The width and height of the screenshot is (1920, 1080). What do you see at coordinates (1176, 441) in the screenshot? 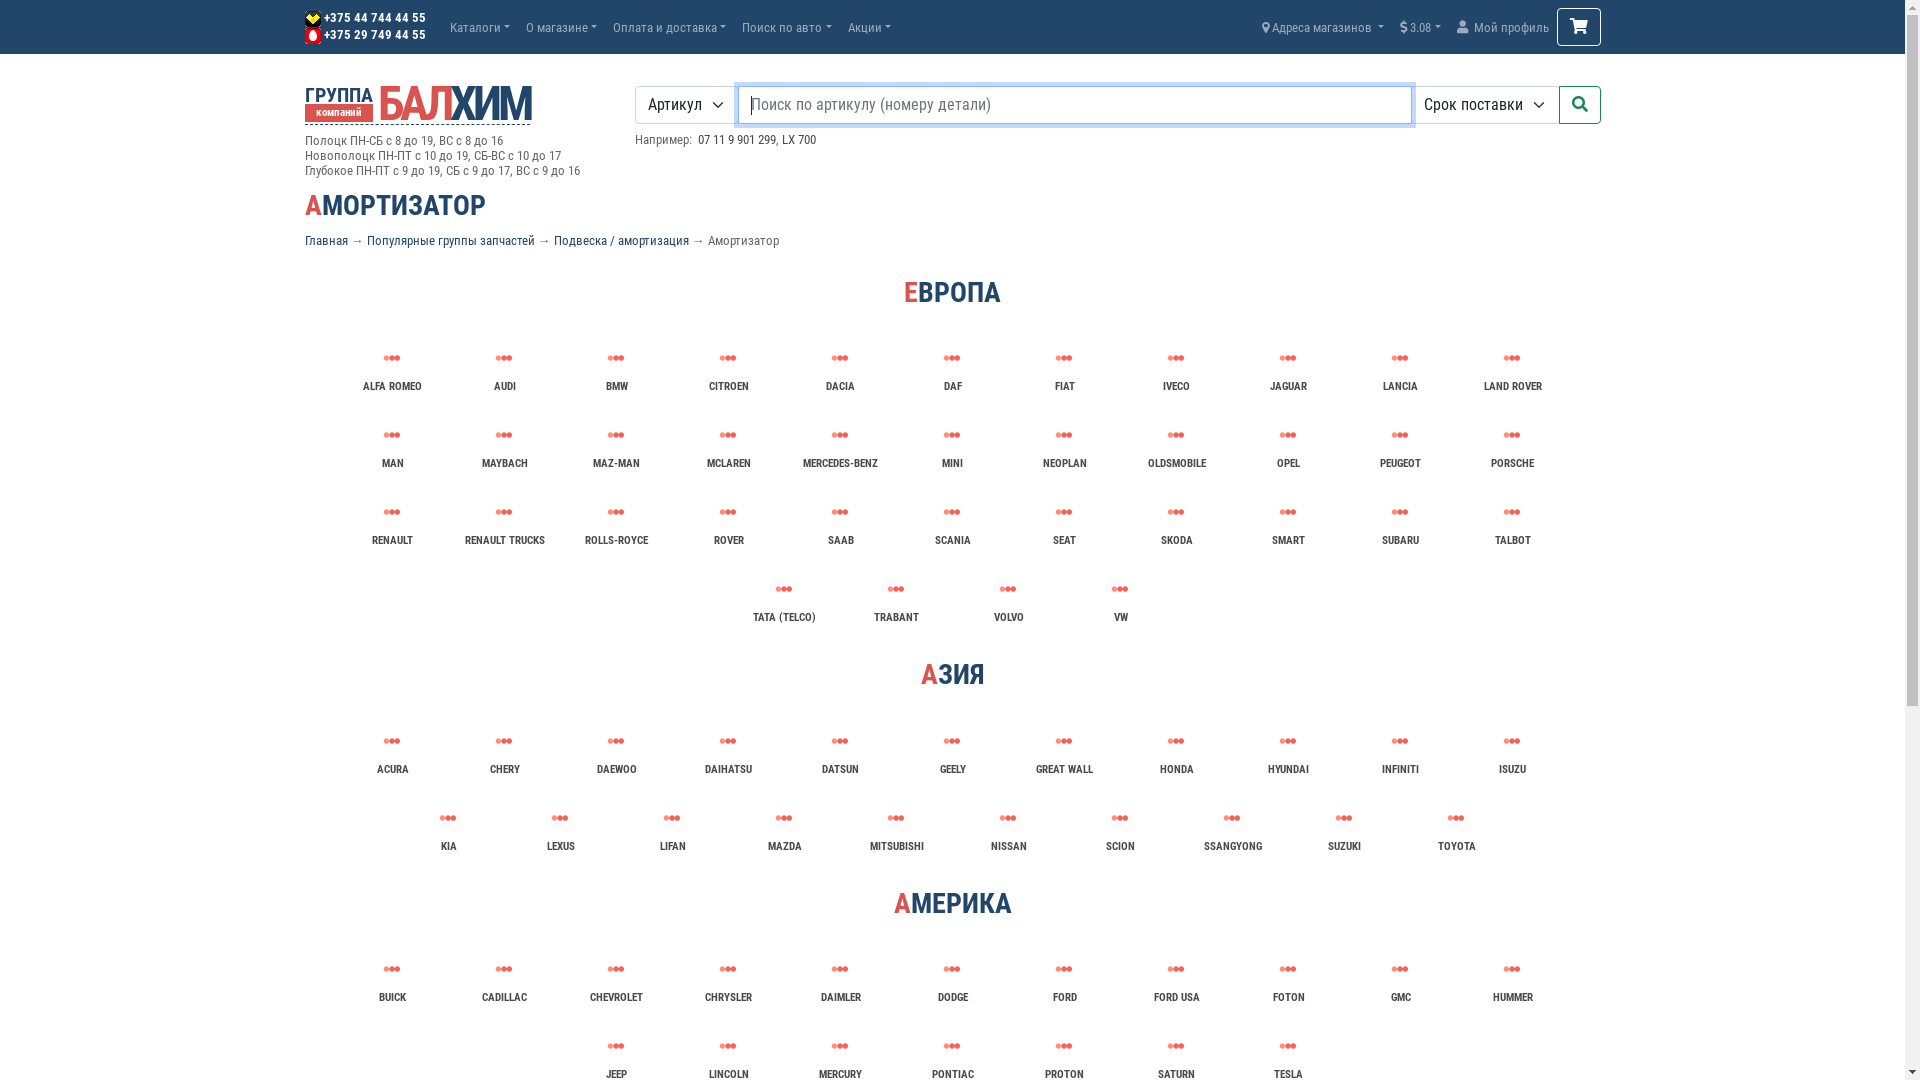
I see `'OLDSMOBILE'` at bounding box center [1176, 441].